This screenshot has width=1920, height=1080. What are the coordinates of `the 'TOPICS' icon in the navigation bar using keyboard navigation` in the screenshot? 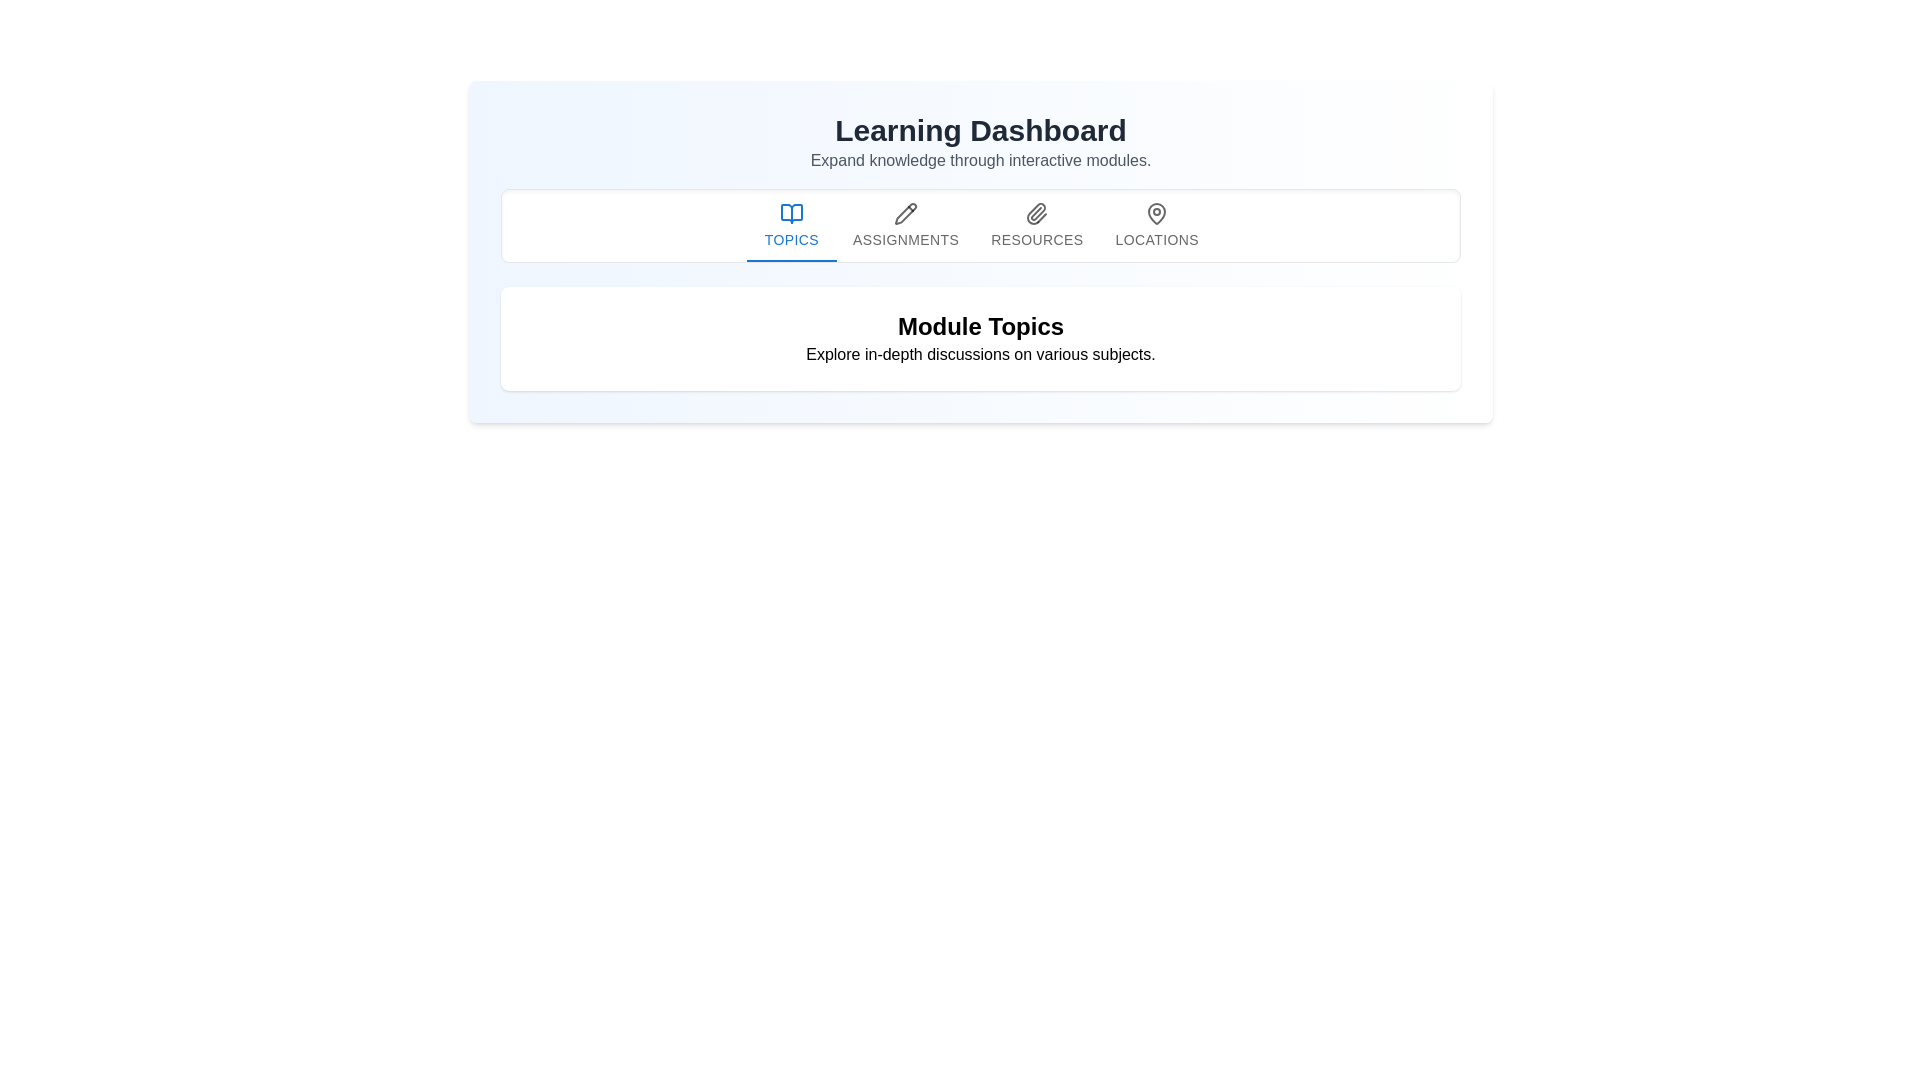 It's located at (791, 214).